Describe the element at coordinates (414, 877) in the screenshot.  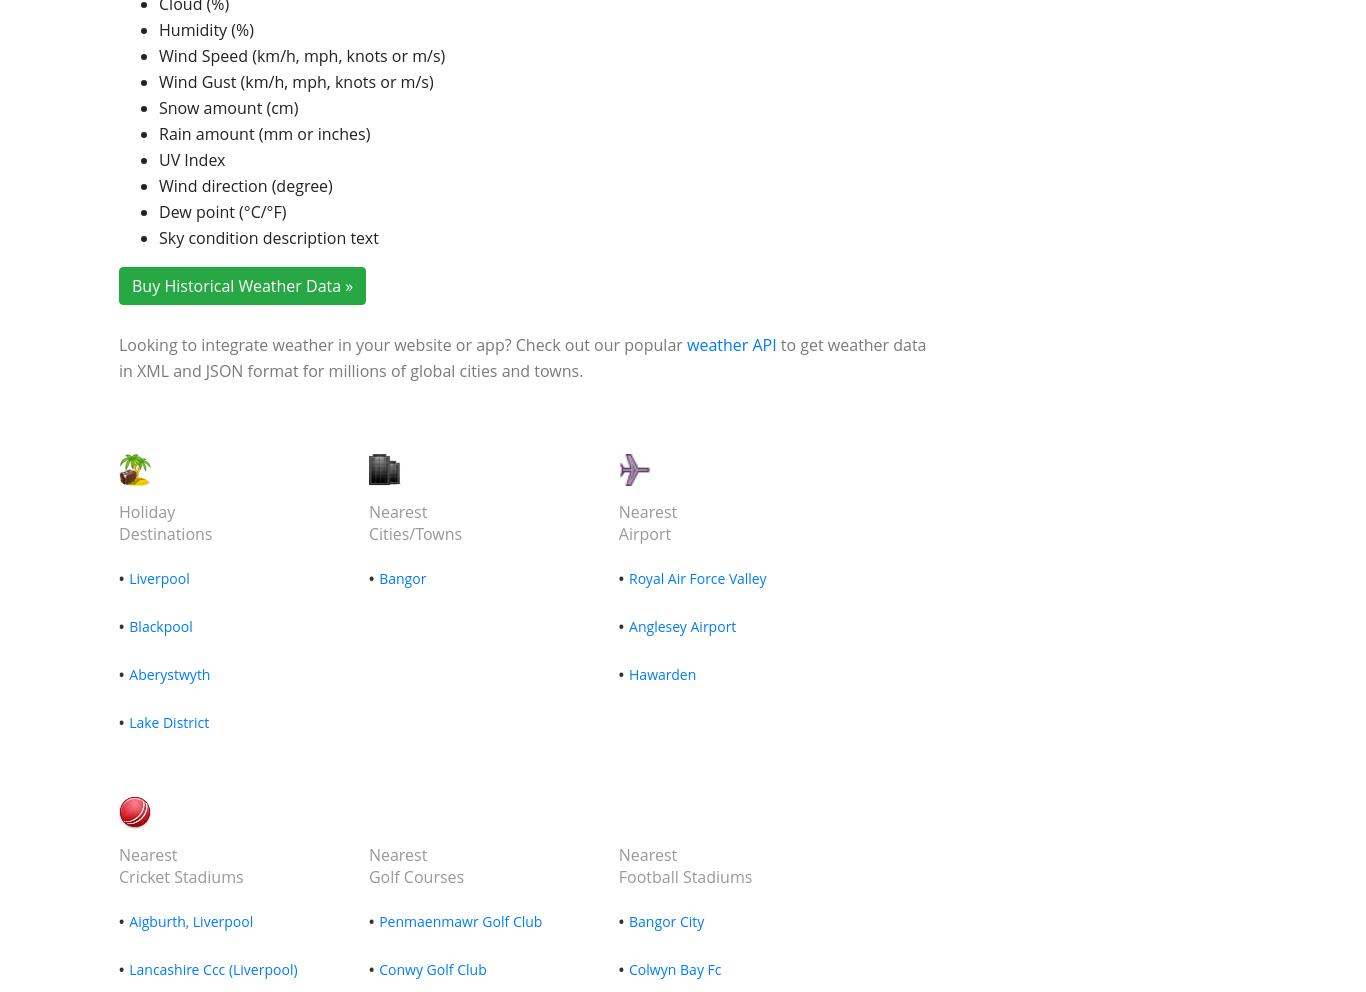
I see `'Golf Courses'` at that location.